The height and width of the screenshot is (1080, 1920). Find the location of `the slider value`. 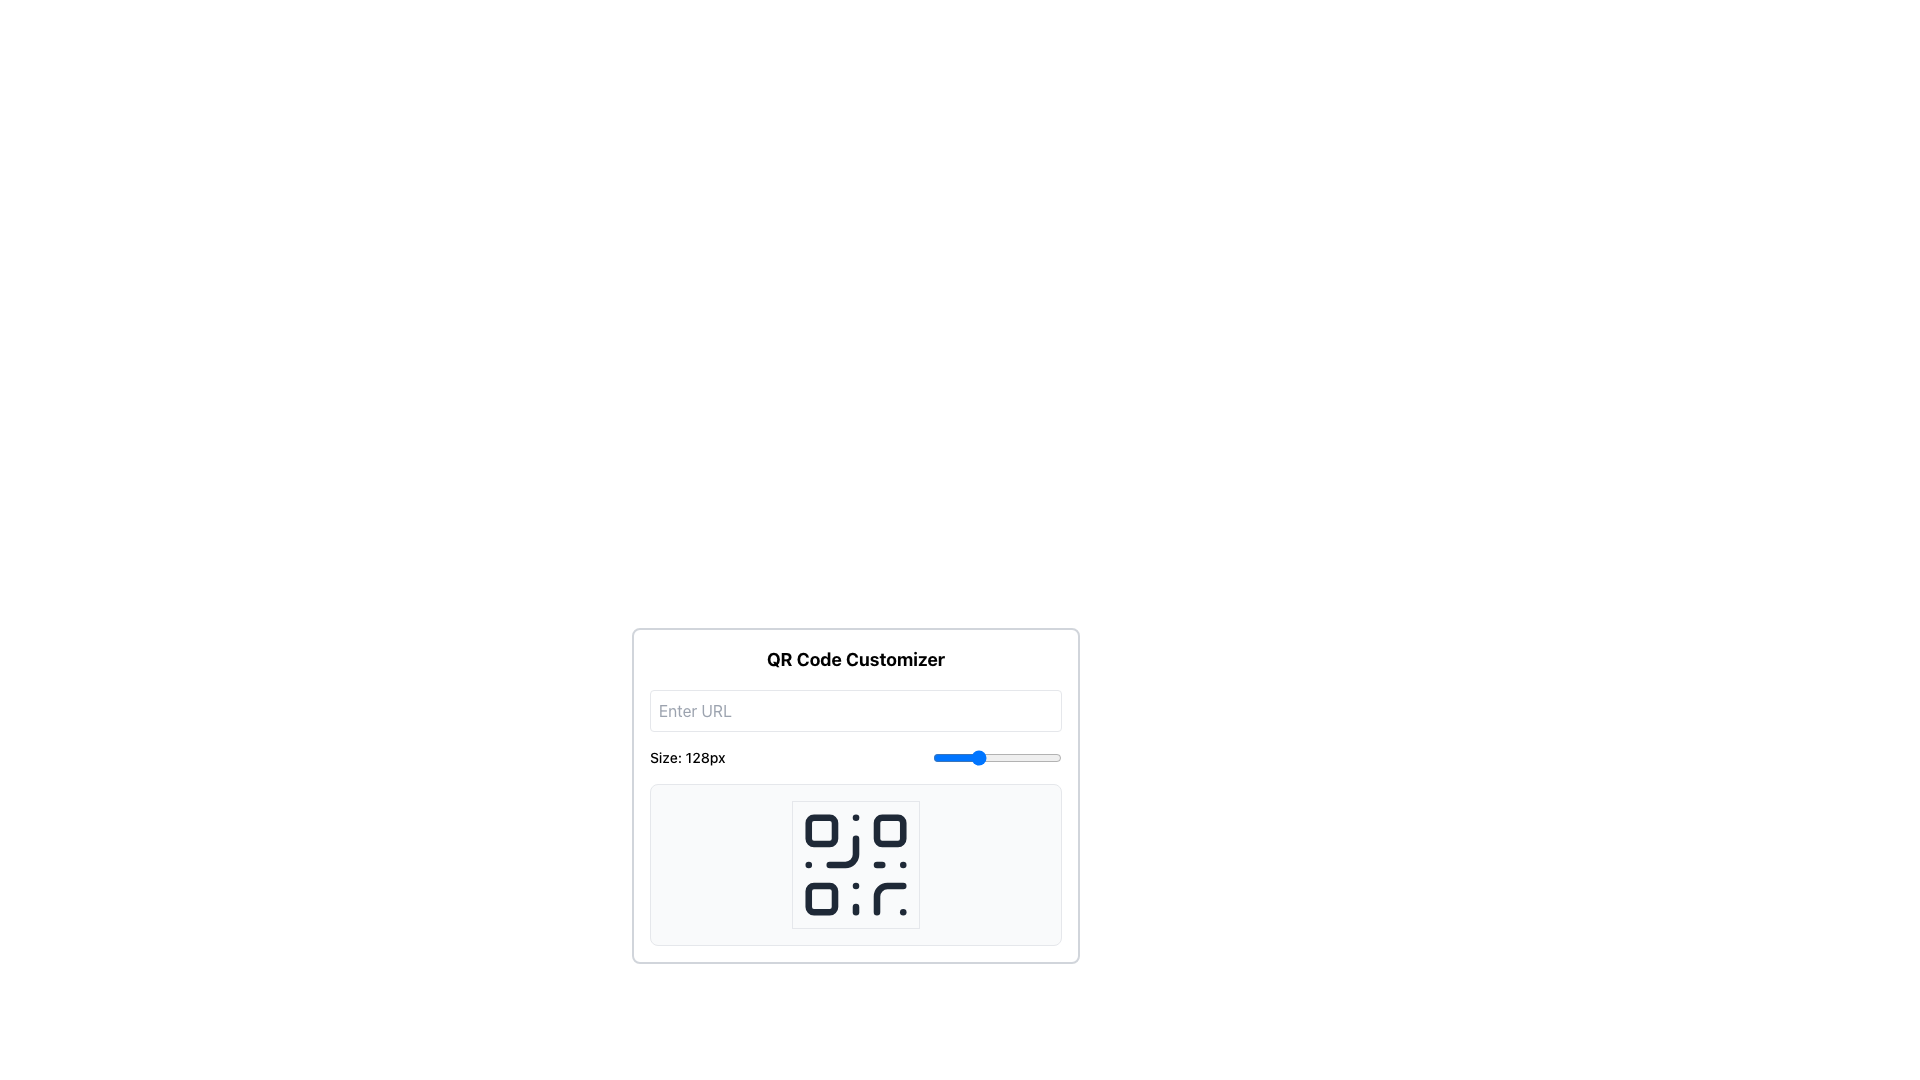

the slider value is located at coordinates (1025, 758).